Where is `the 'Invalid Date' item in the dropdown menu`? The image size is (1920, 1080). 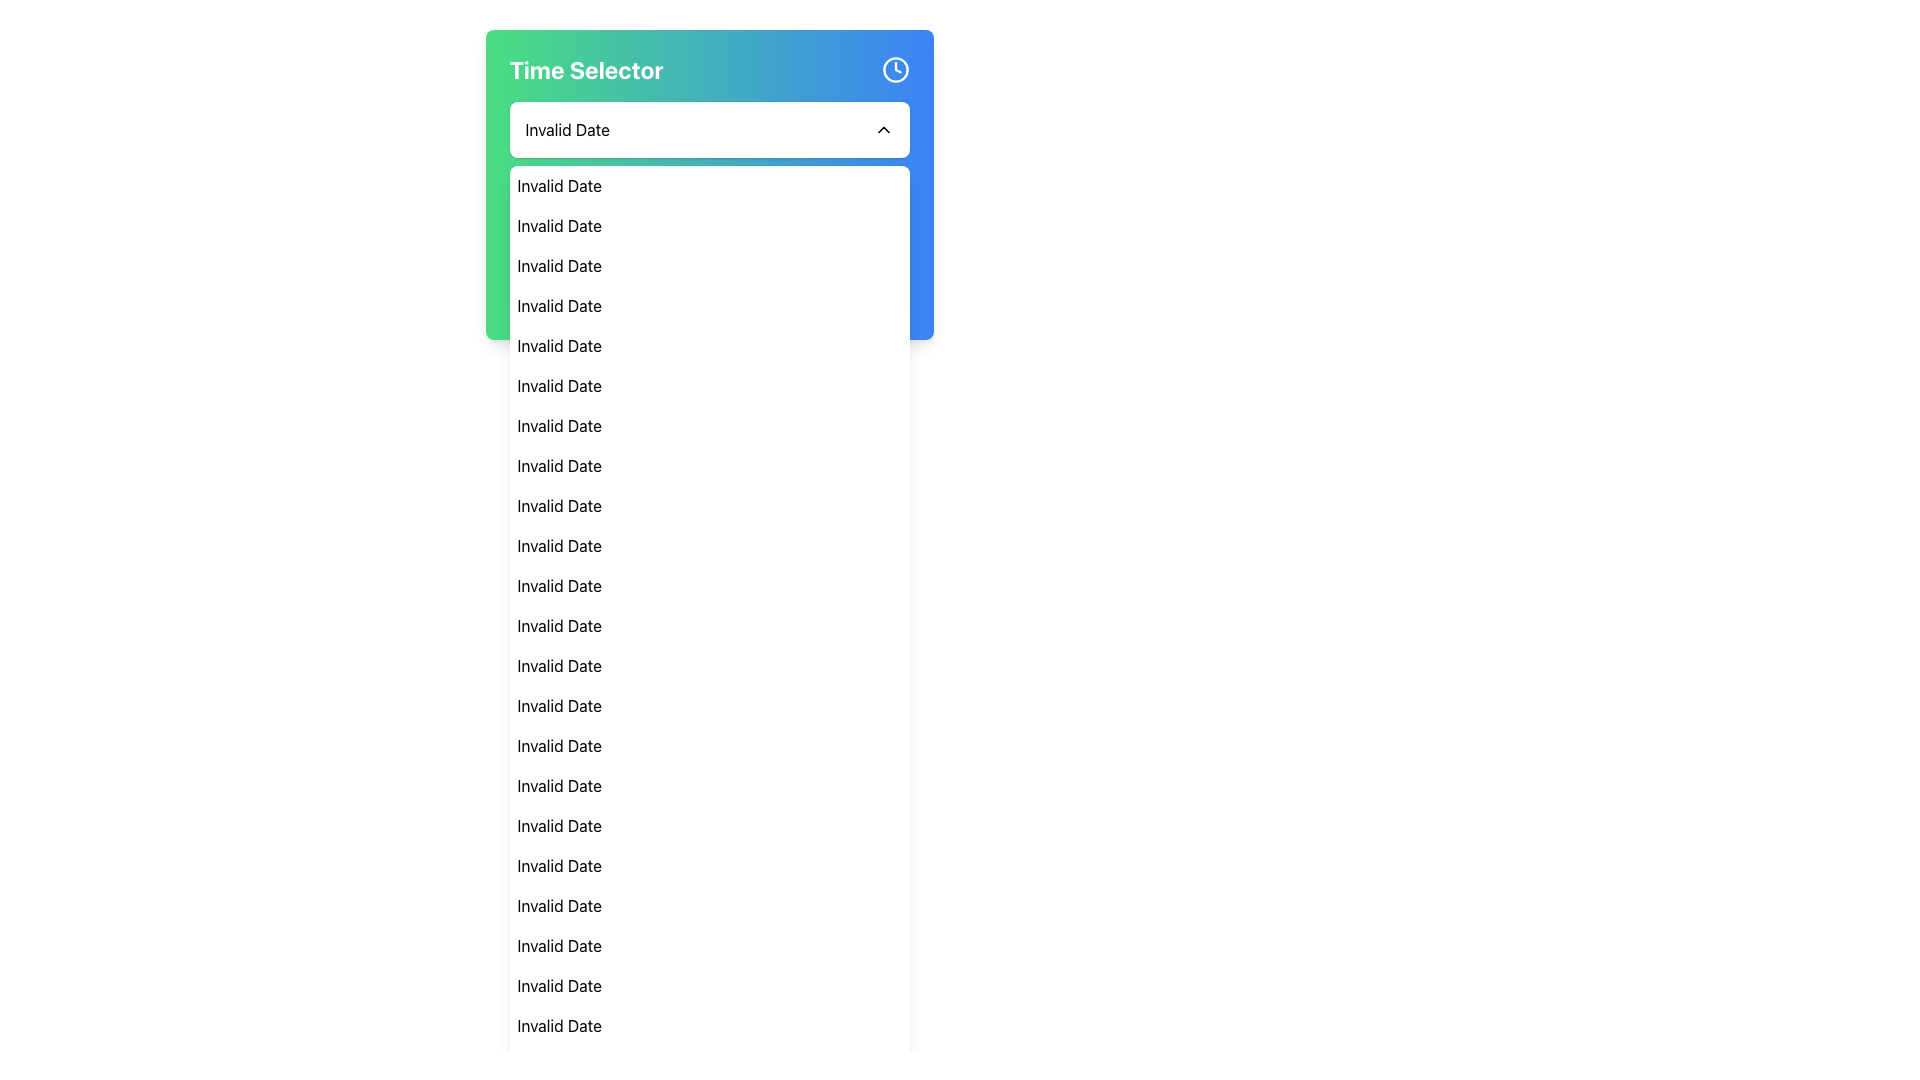 the 'Invalid Date' item in the dropdown menu is located at coordinates (709, 546).